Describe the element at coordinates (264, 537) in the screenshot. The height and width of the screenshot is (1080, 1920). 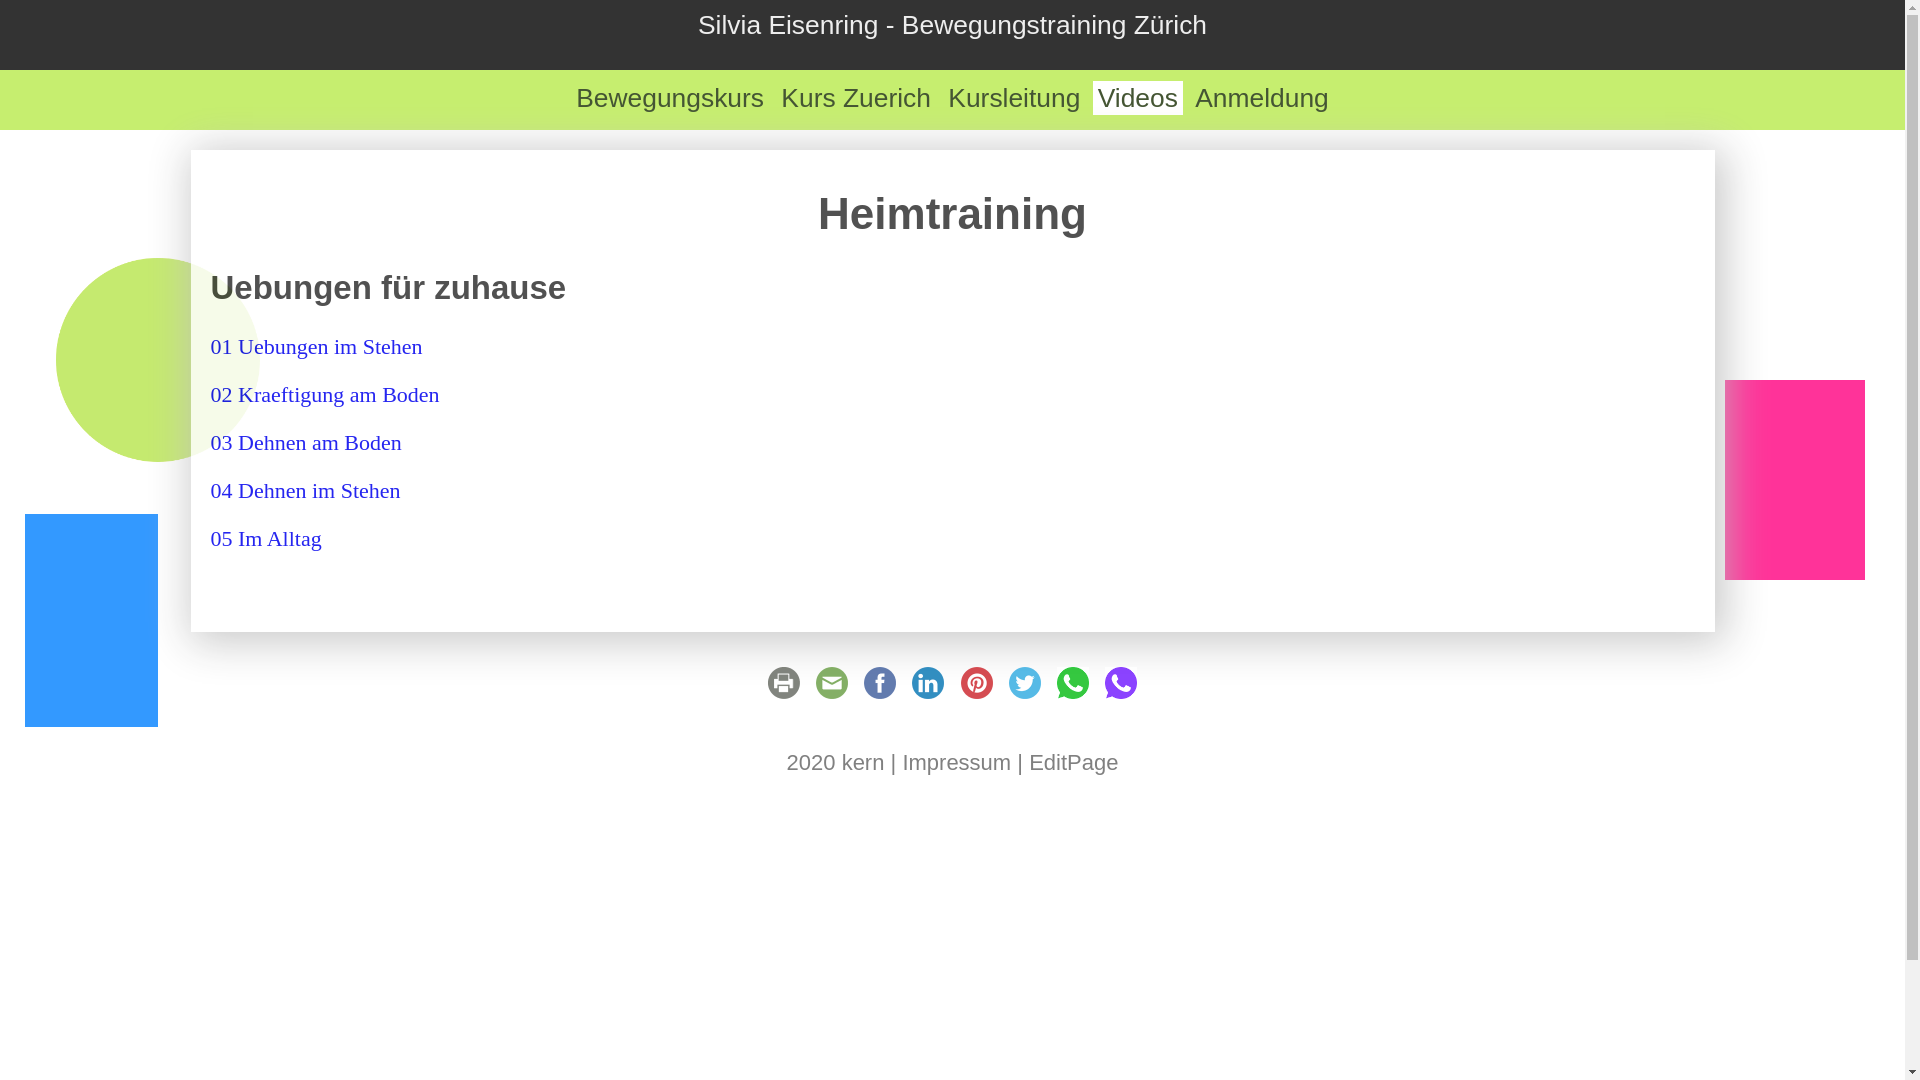
I see `'05 Im Alltag'` at that location.